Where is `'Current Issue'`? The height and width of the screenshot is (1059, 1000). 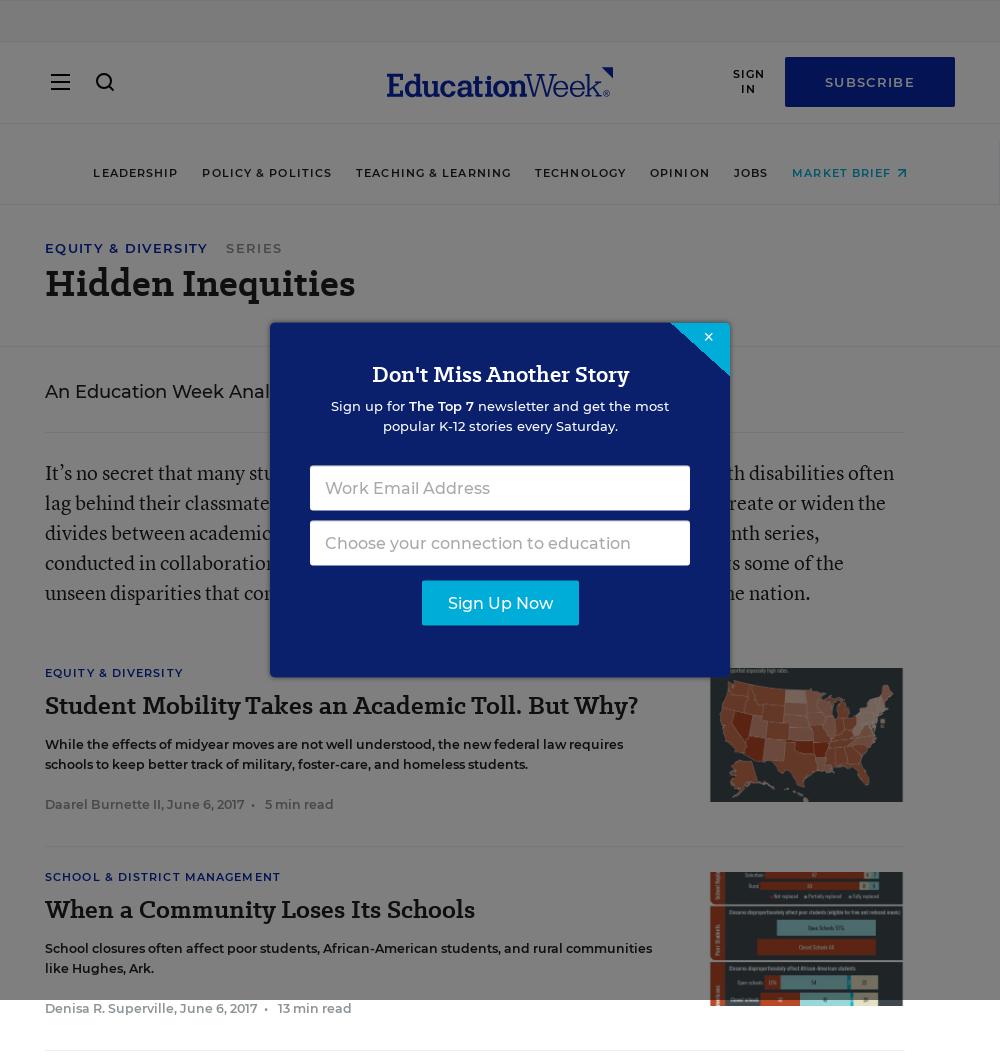 'Current Issue' is located at coordinates (45, 796).